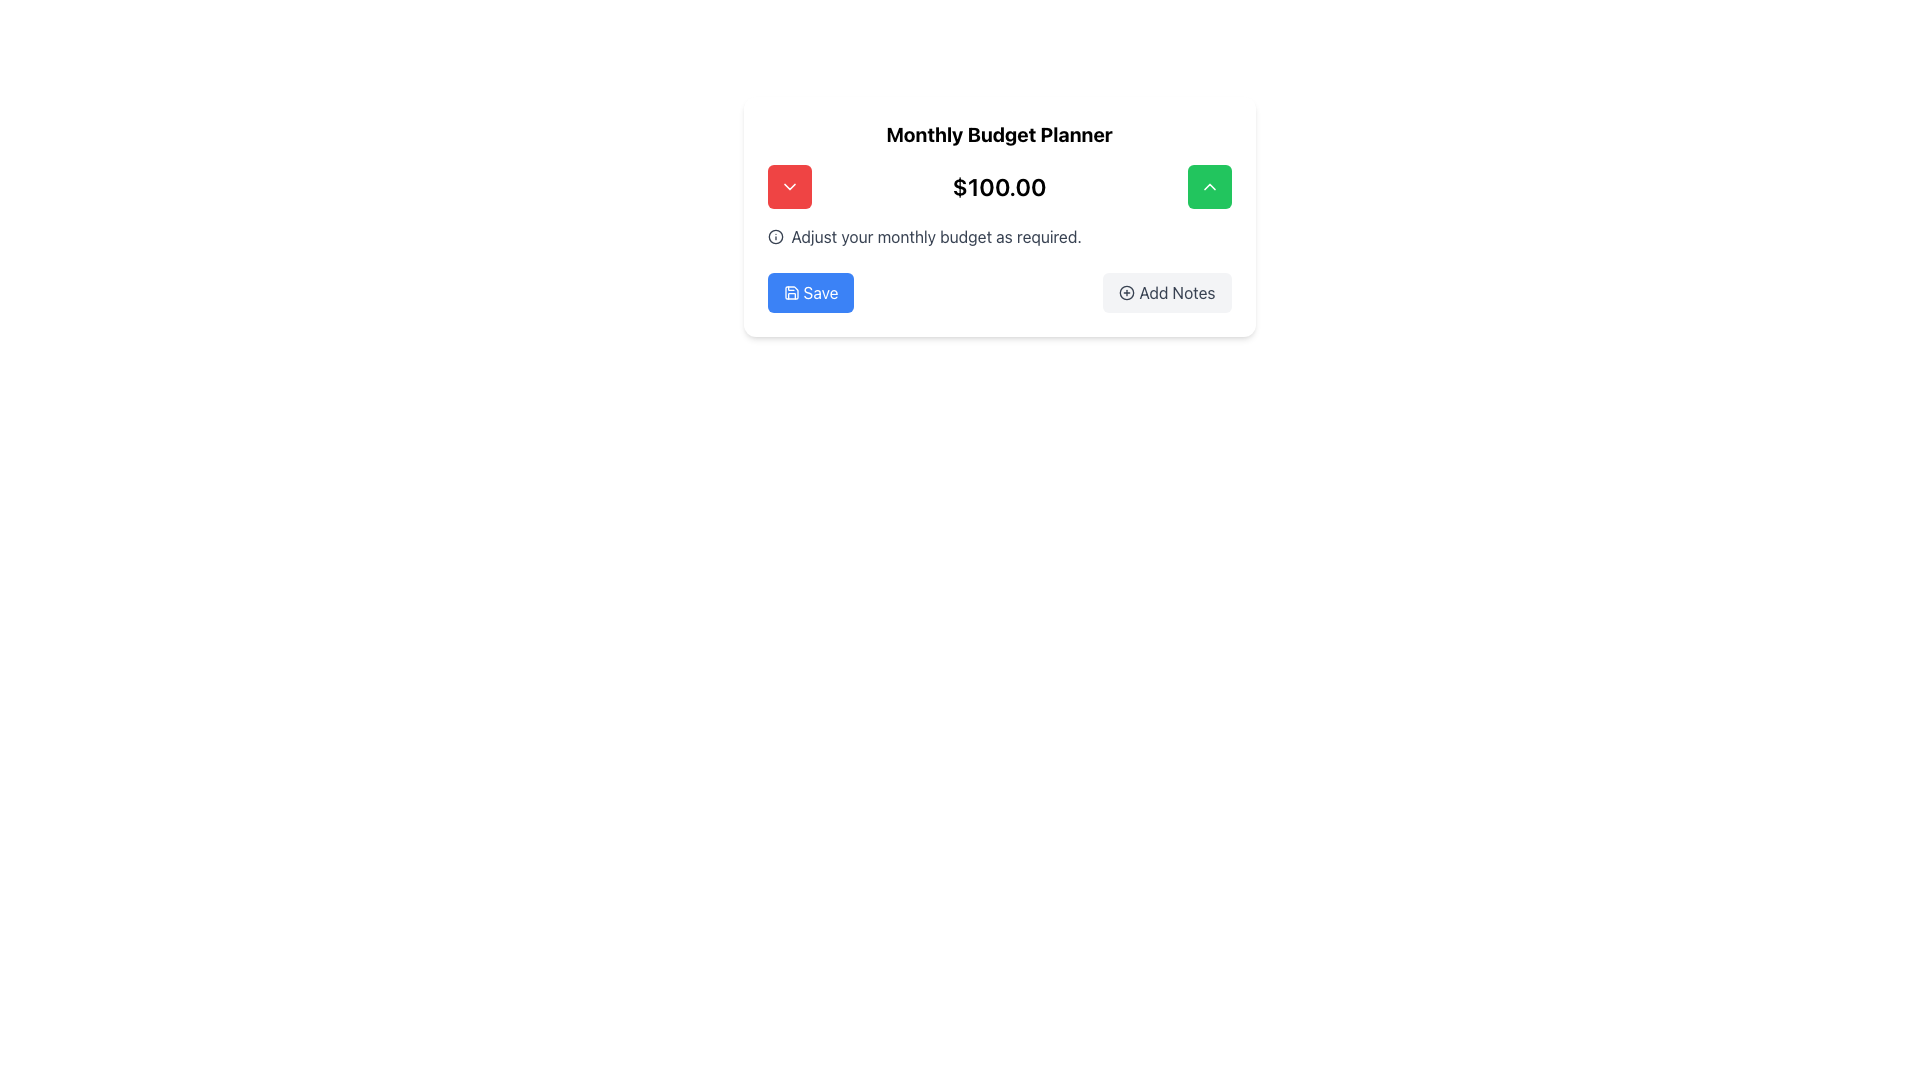 This screenshot has height=1080, width=1920. What do you see at coordinates (788, 186) in the screenshot?
I see `the square red button with rounded corners and a downward-pointing chevron icon located to the left of the text '$100.00'` at bounding box center [788, 186].